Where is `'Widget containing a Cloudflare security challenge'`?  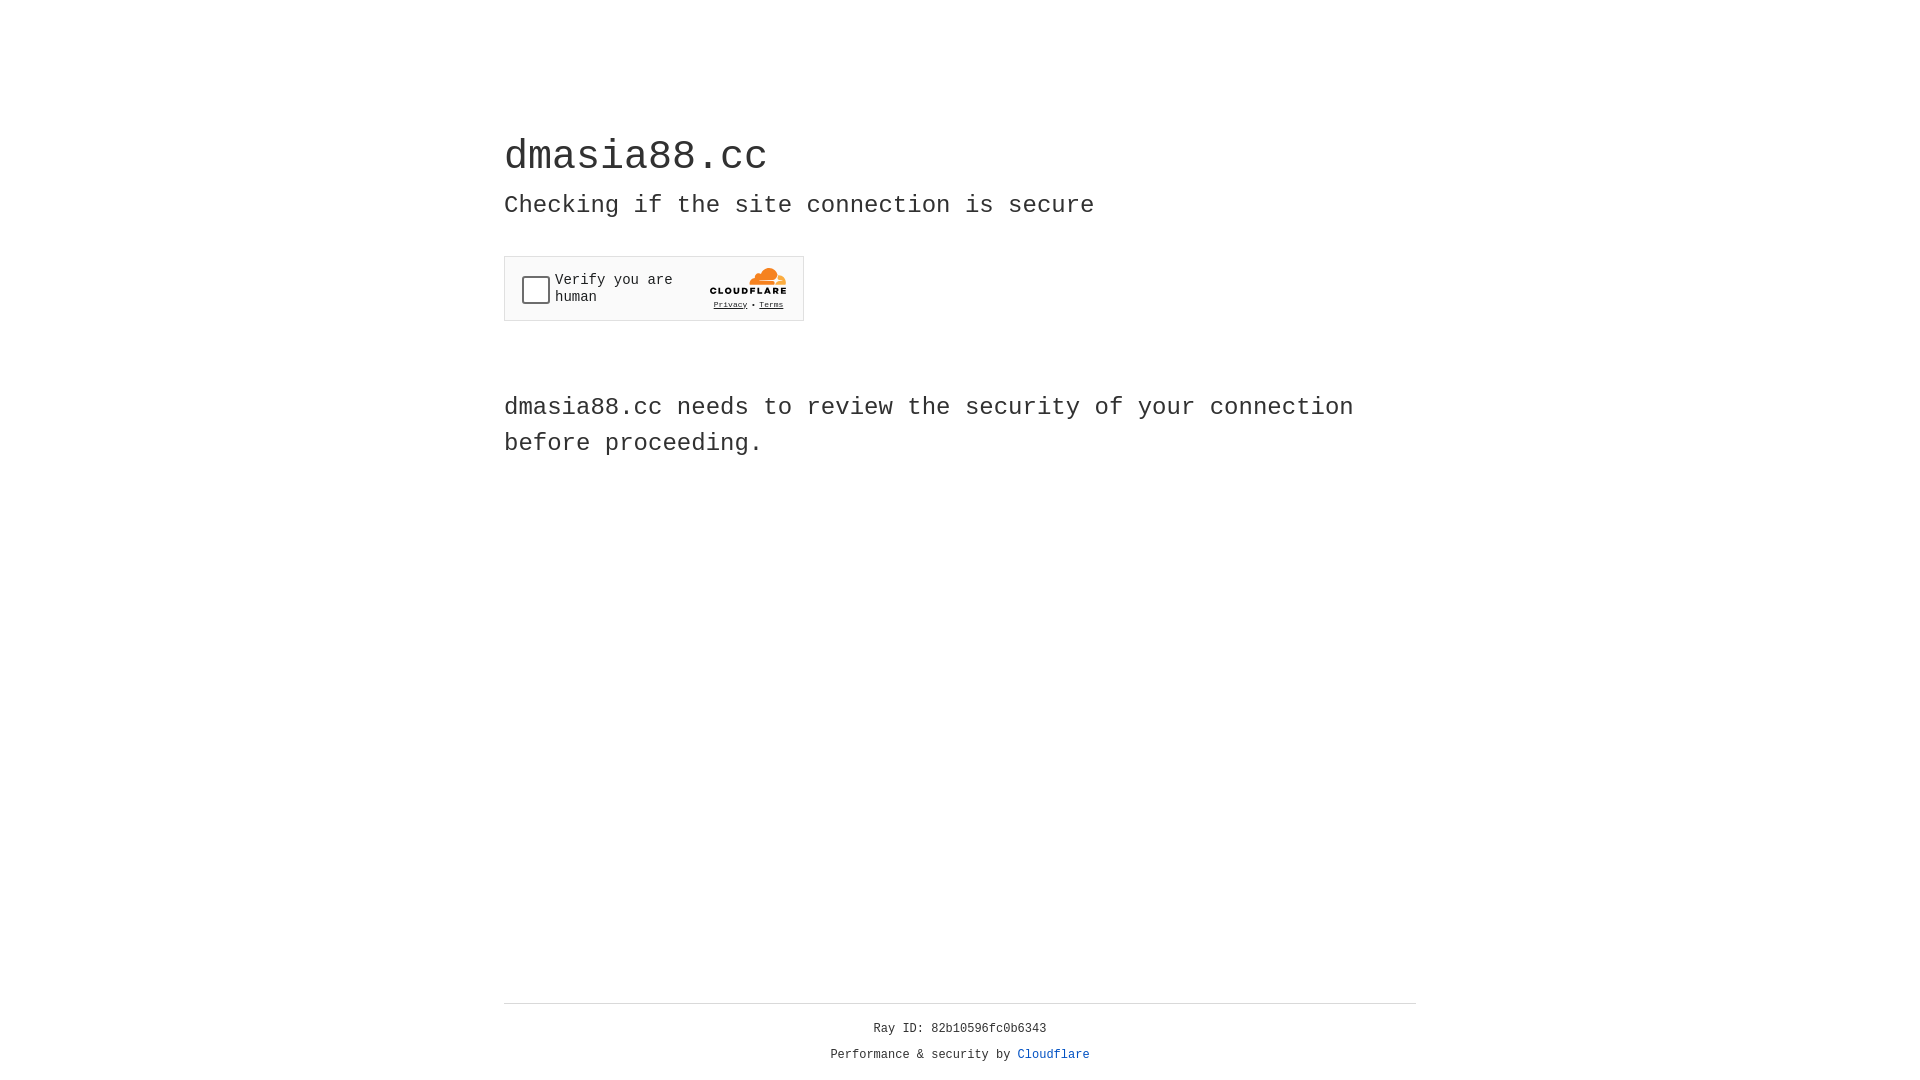 'Widget containing a Cloudflare security challenge' is located at coordinates (653, 288).